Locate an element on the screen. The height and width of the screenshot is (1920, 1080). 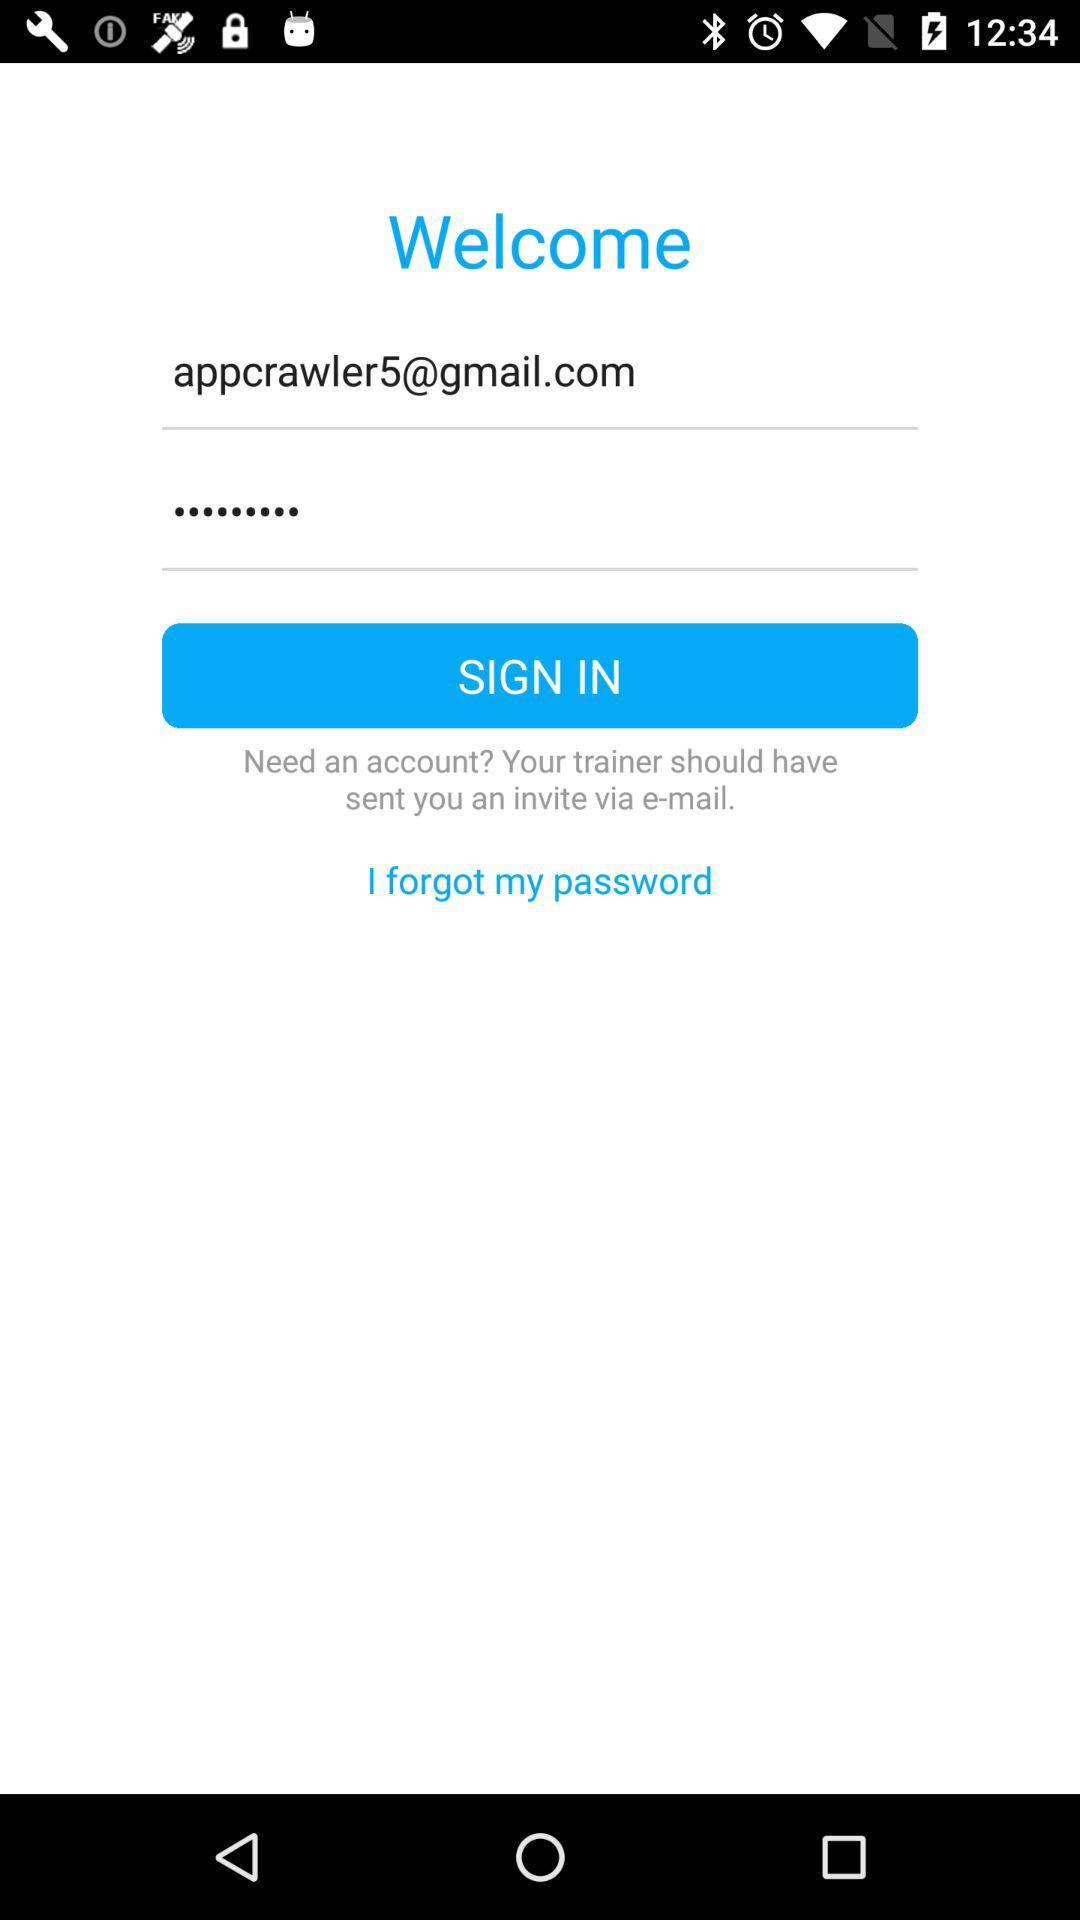
item below welcome item is located at coordinates (540, 370).